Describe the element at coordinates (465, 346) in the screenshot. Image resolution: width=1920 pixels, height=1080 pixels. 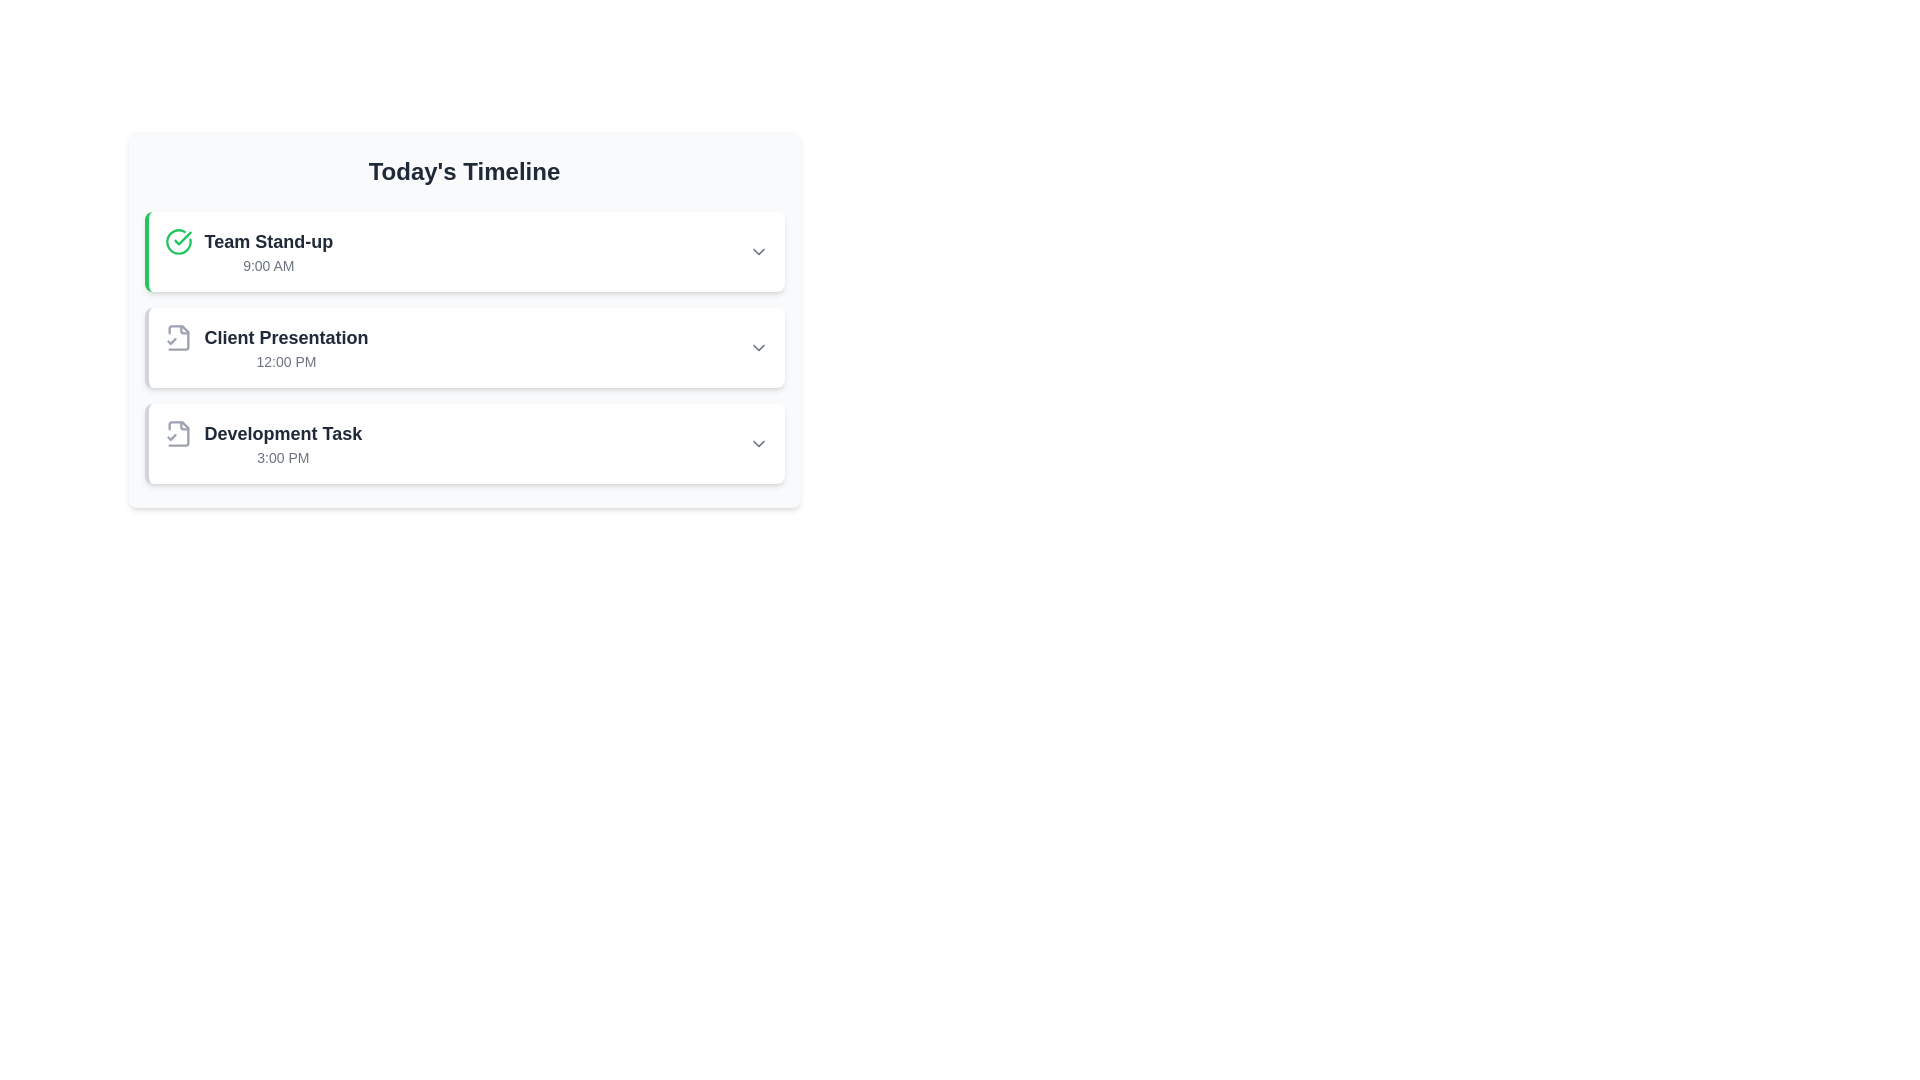
I see `the interactive list item titled 'Client Presentation'` at that location.